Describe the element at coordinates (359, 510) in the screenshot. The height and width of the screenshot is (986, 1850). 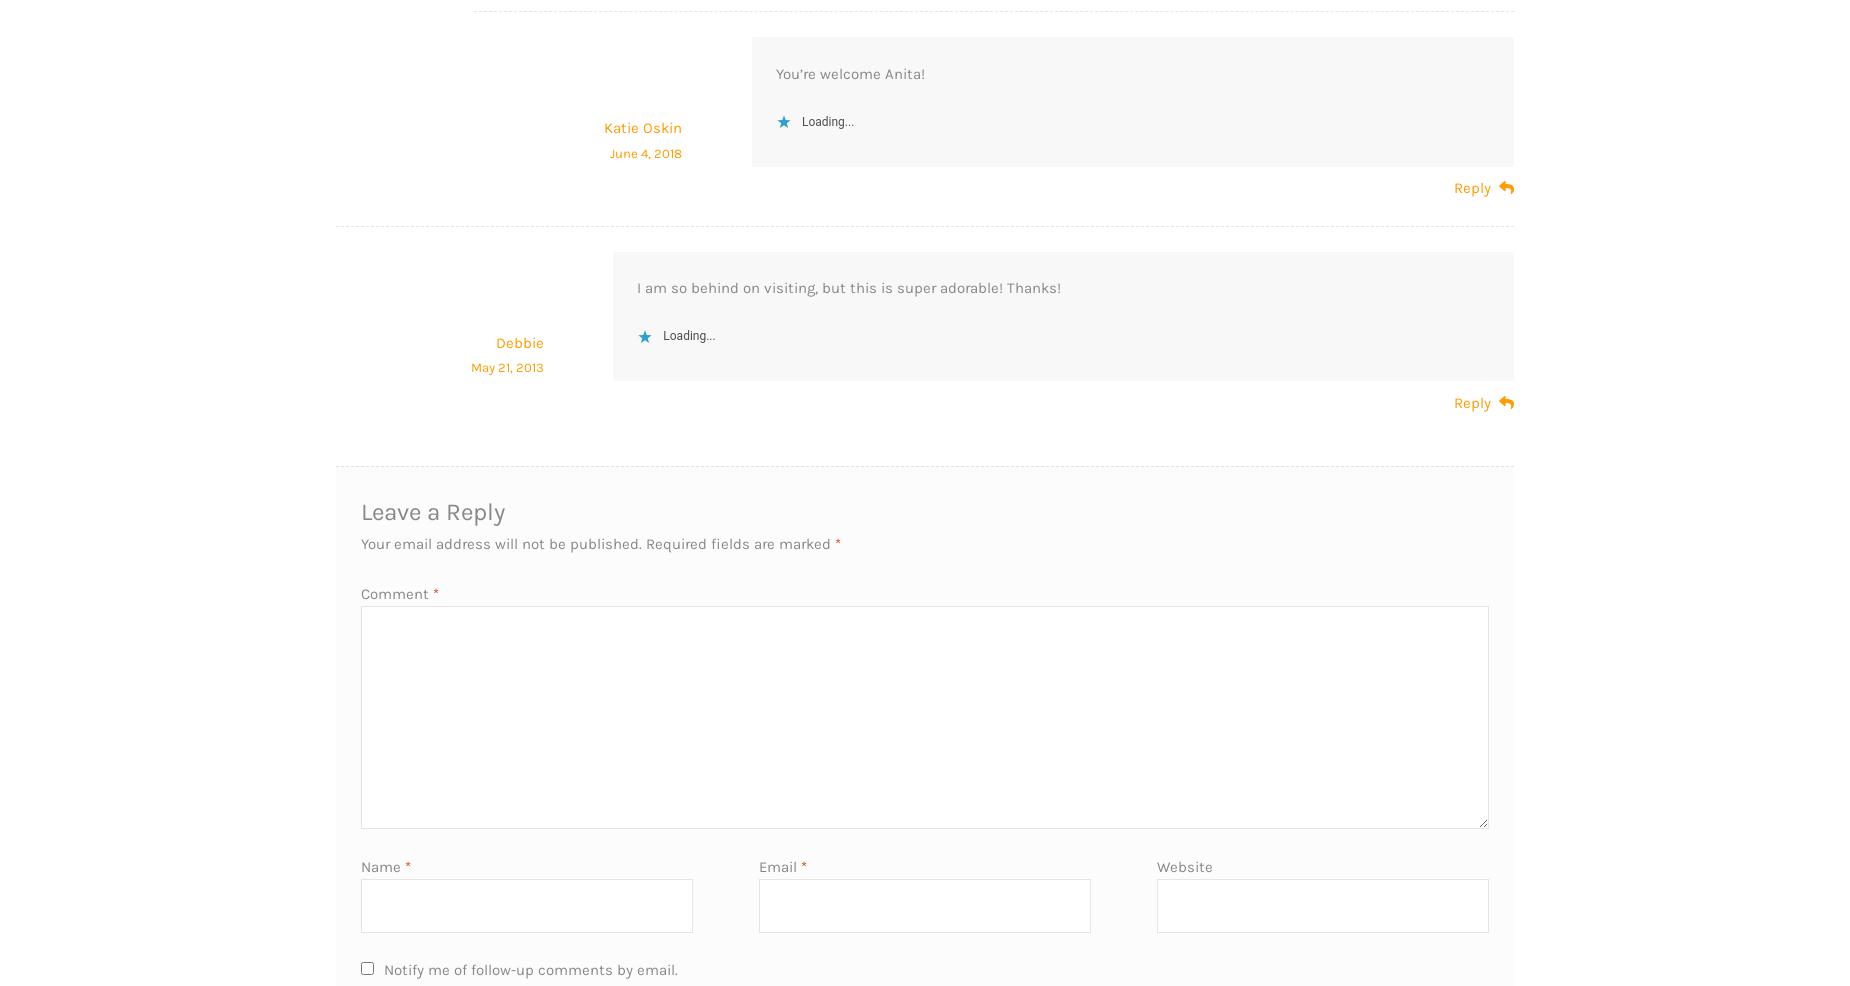
I see `'Leave a Reply'` at that location.